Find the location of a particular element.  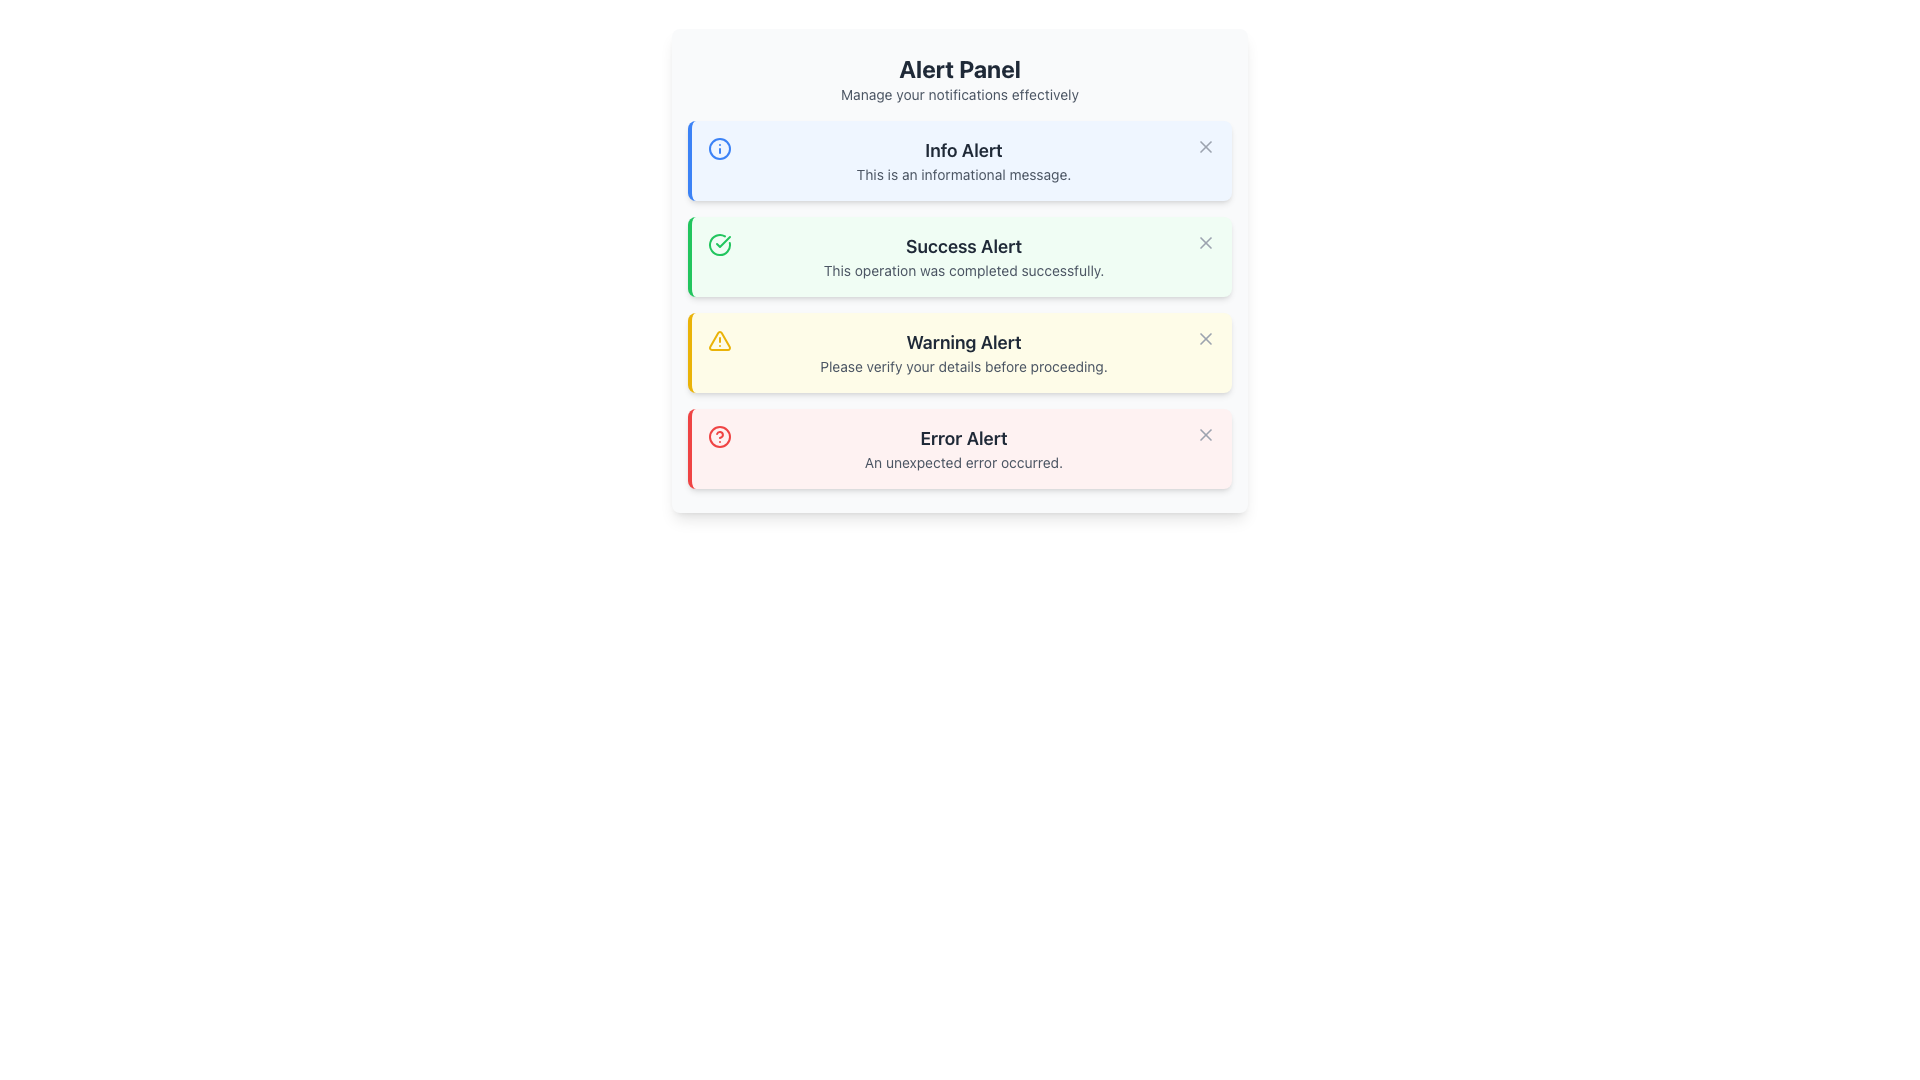

the 'Info Alert' text and informational alert box, which features a bold title and smaller gray text within a light blue background and blue border is located at coordinates (964, 160).